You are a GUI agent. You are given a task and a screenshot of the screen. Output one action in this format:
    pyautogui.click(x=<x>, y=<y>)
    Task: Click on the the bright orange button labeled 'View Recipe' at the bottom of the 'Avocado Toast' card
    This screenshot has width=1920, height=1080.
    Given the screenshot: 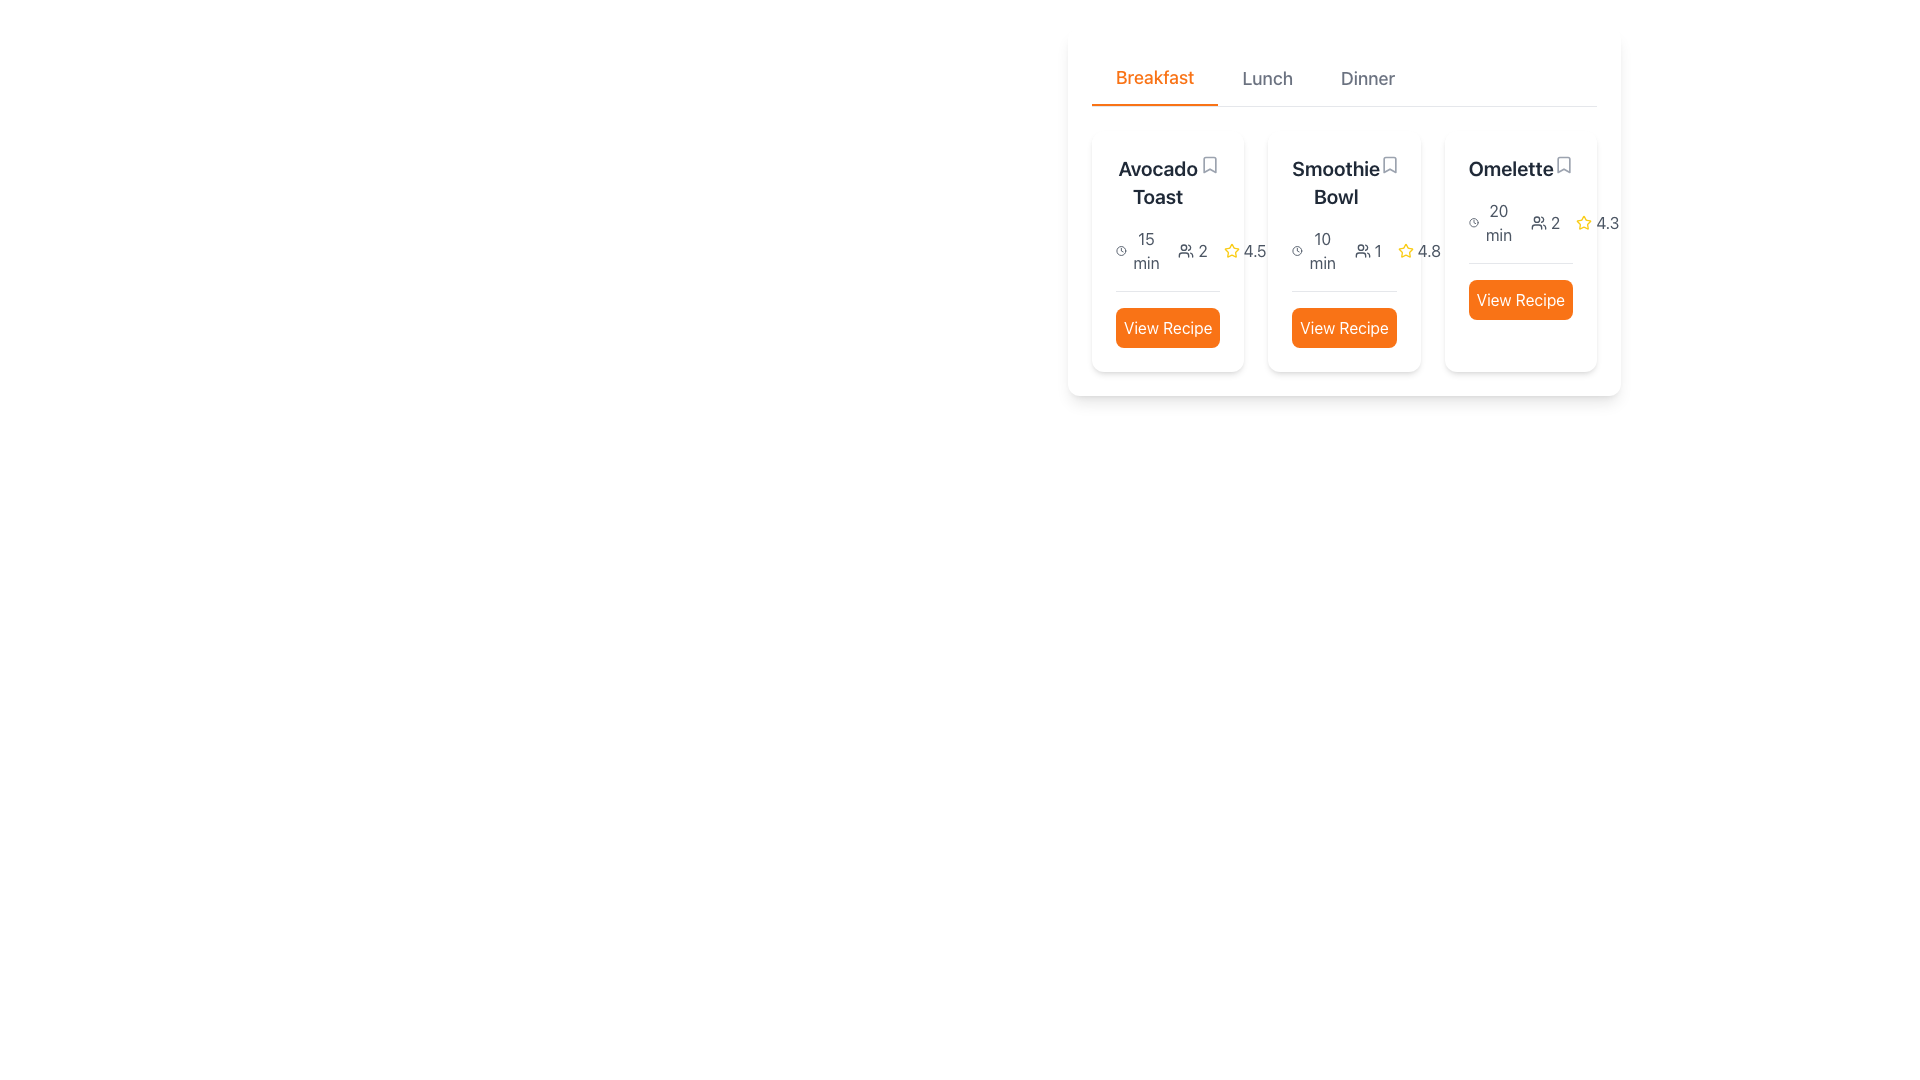 What is the action you would take?
    pyautogui.click(x=1167, y=318)
    